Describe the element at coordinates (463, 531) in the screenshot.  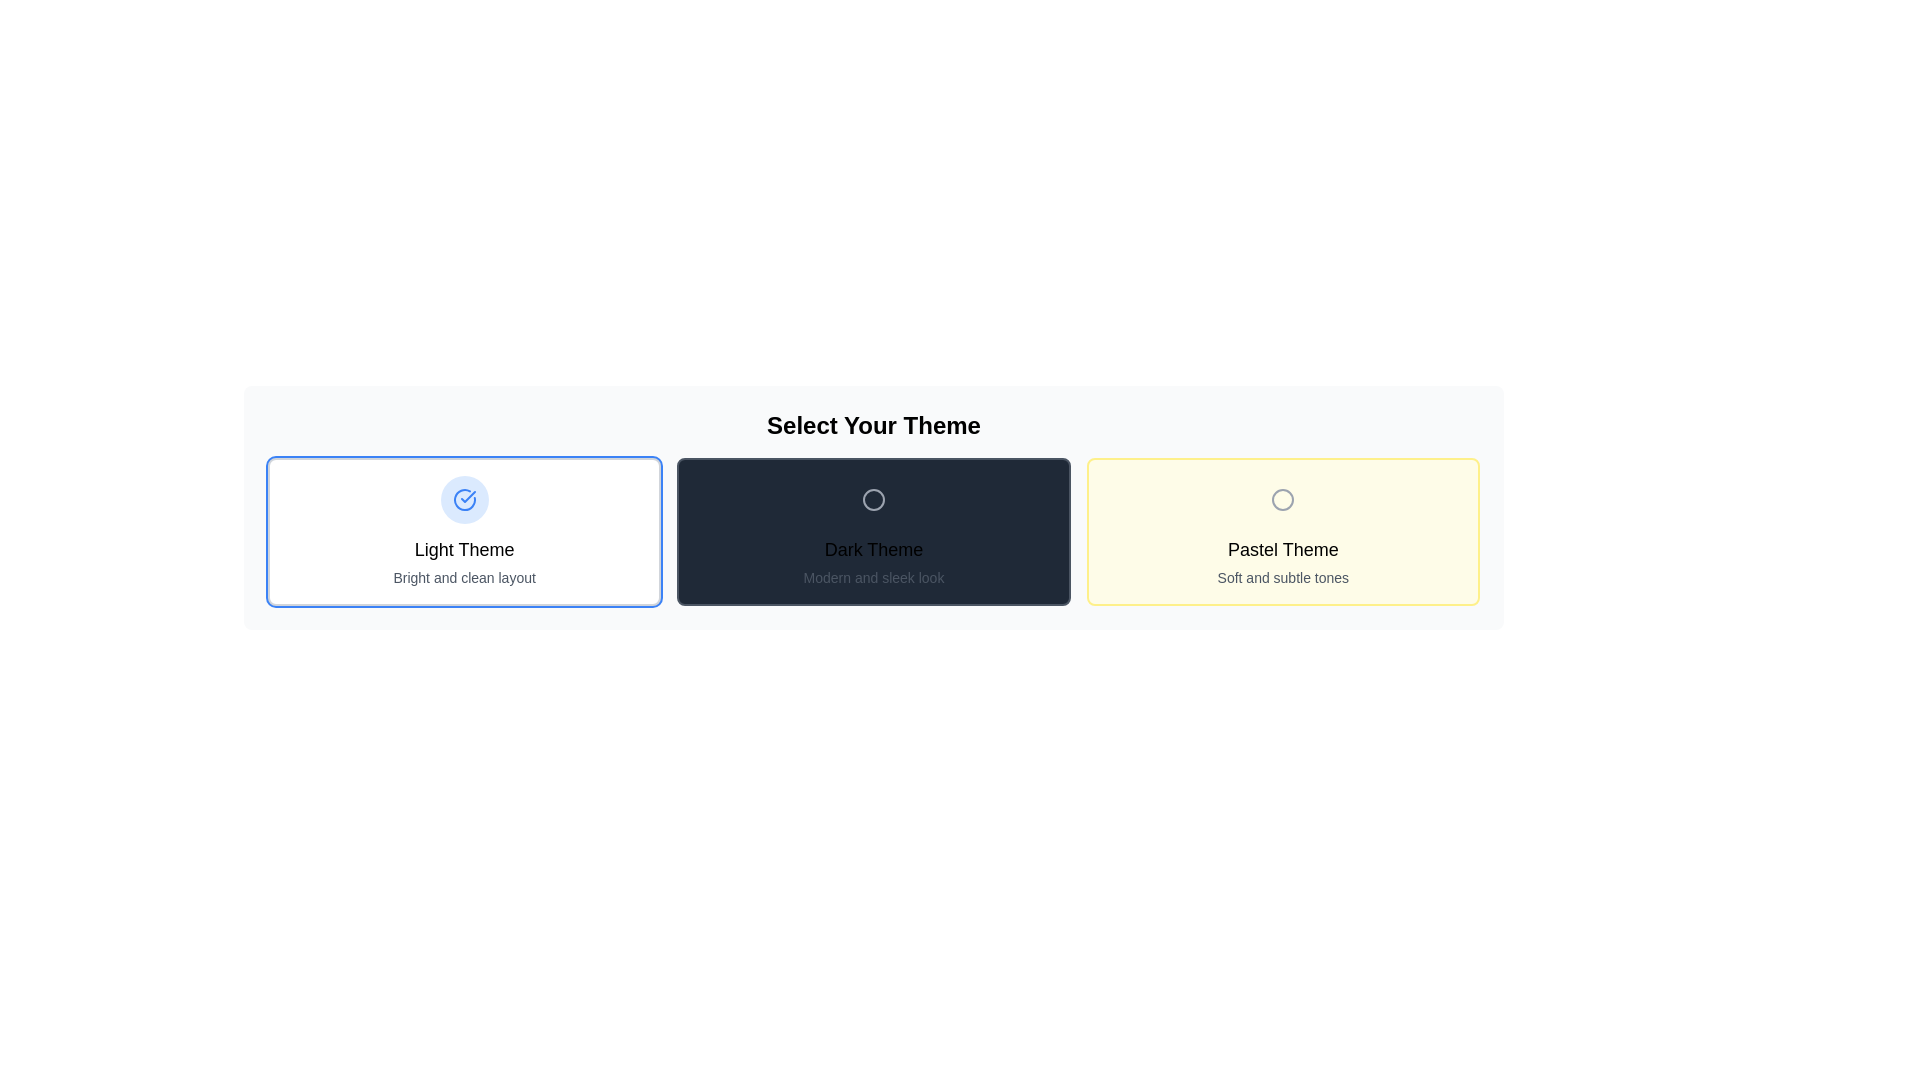
I see `the 'Light Theme' selectable card, which has a blue circle icon with a checkmark and is positioned as the first card in a horizontal layout` at that location.